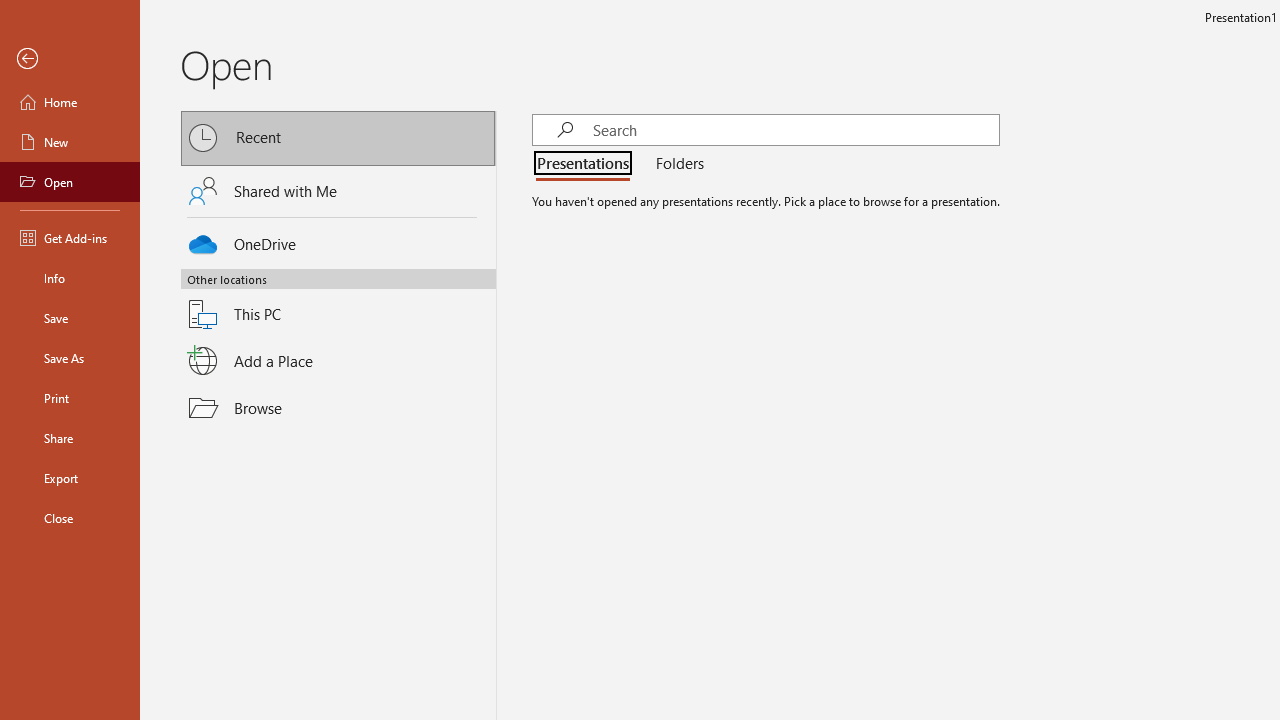 Image resolution: width=1280 pixels, height=720 pixels. Describe the element at coordinates (338, 137) in the screenshot. I see `'Recent'` at that location.